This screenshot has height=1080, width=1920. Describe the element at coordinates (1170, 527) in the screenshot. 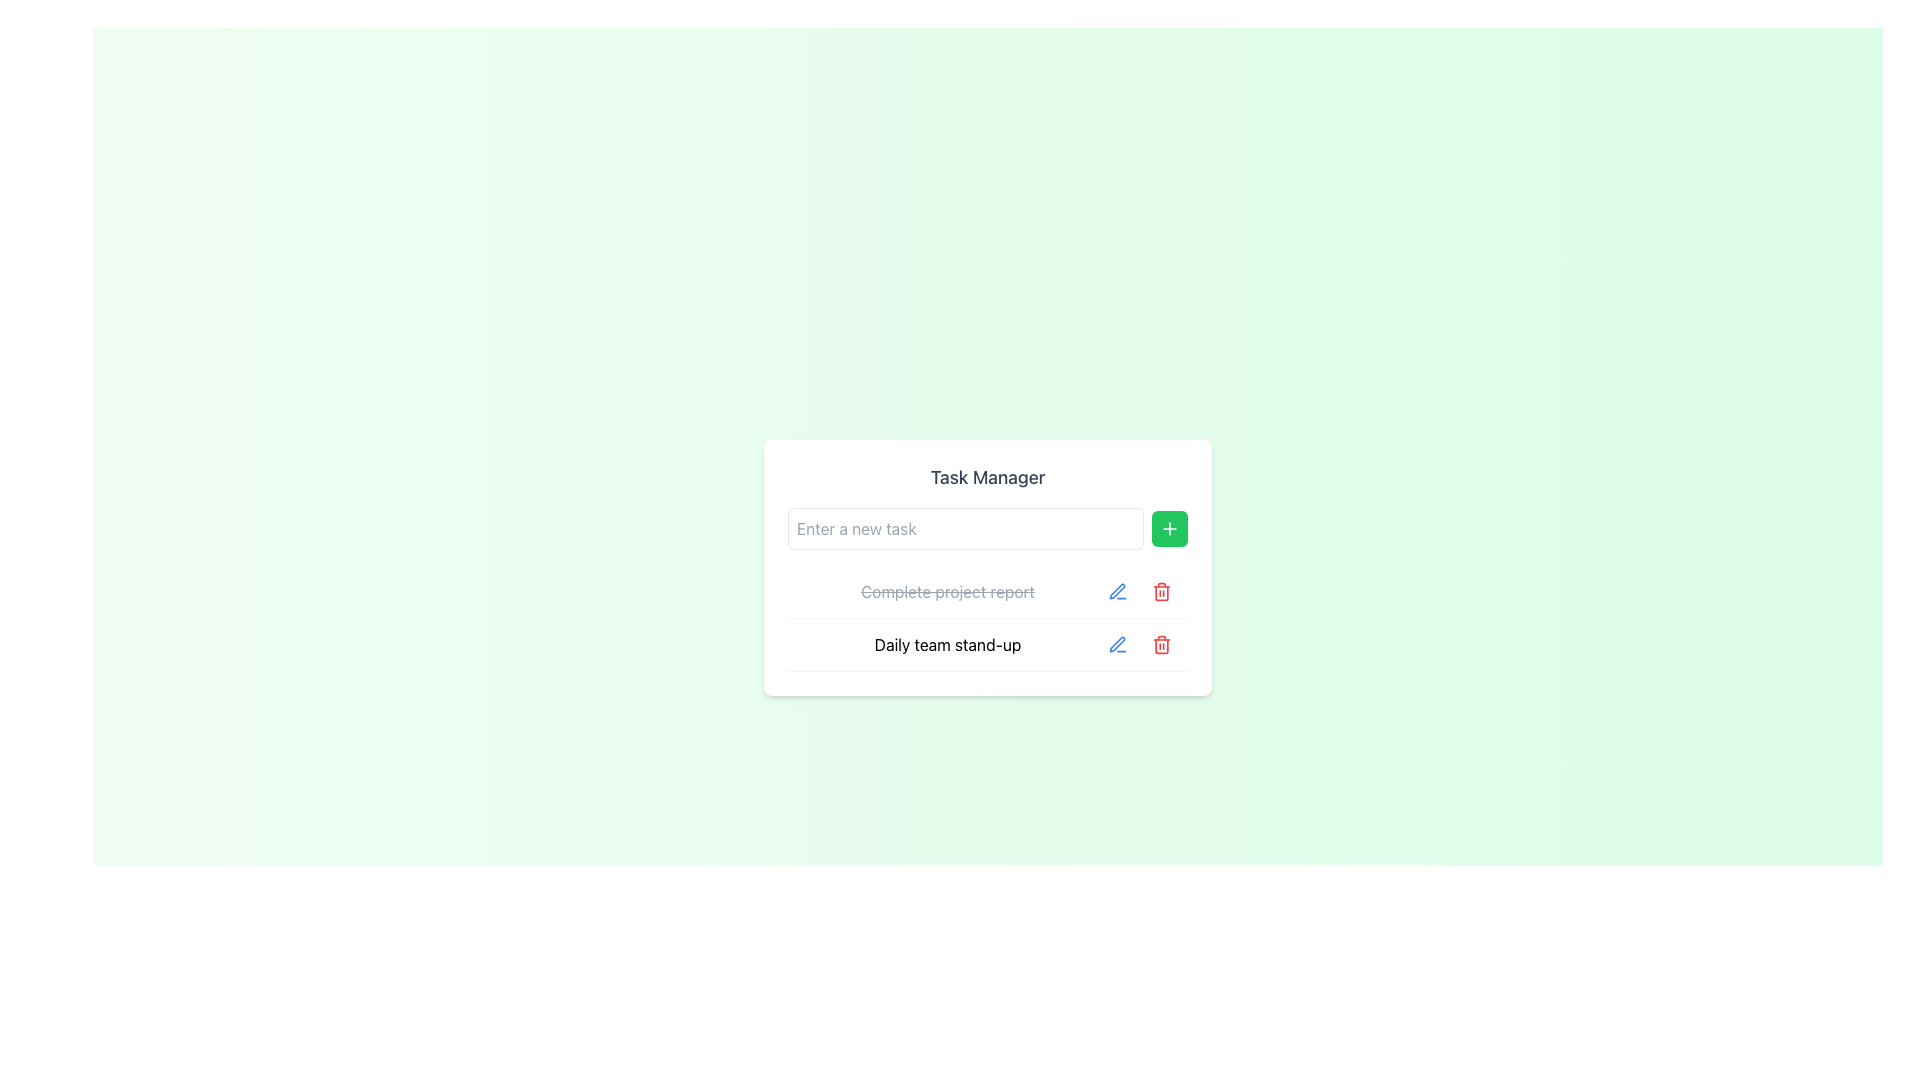

I see `the Icon button located to the right of the 'Enter a new task' input field in the 'Task Manager' panel to initiate the add task action` at that location.